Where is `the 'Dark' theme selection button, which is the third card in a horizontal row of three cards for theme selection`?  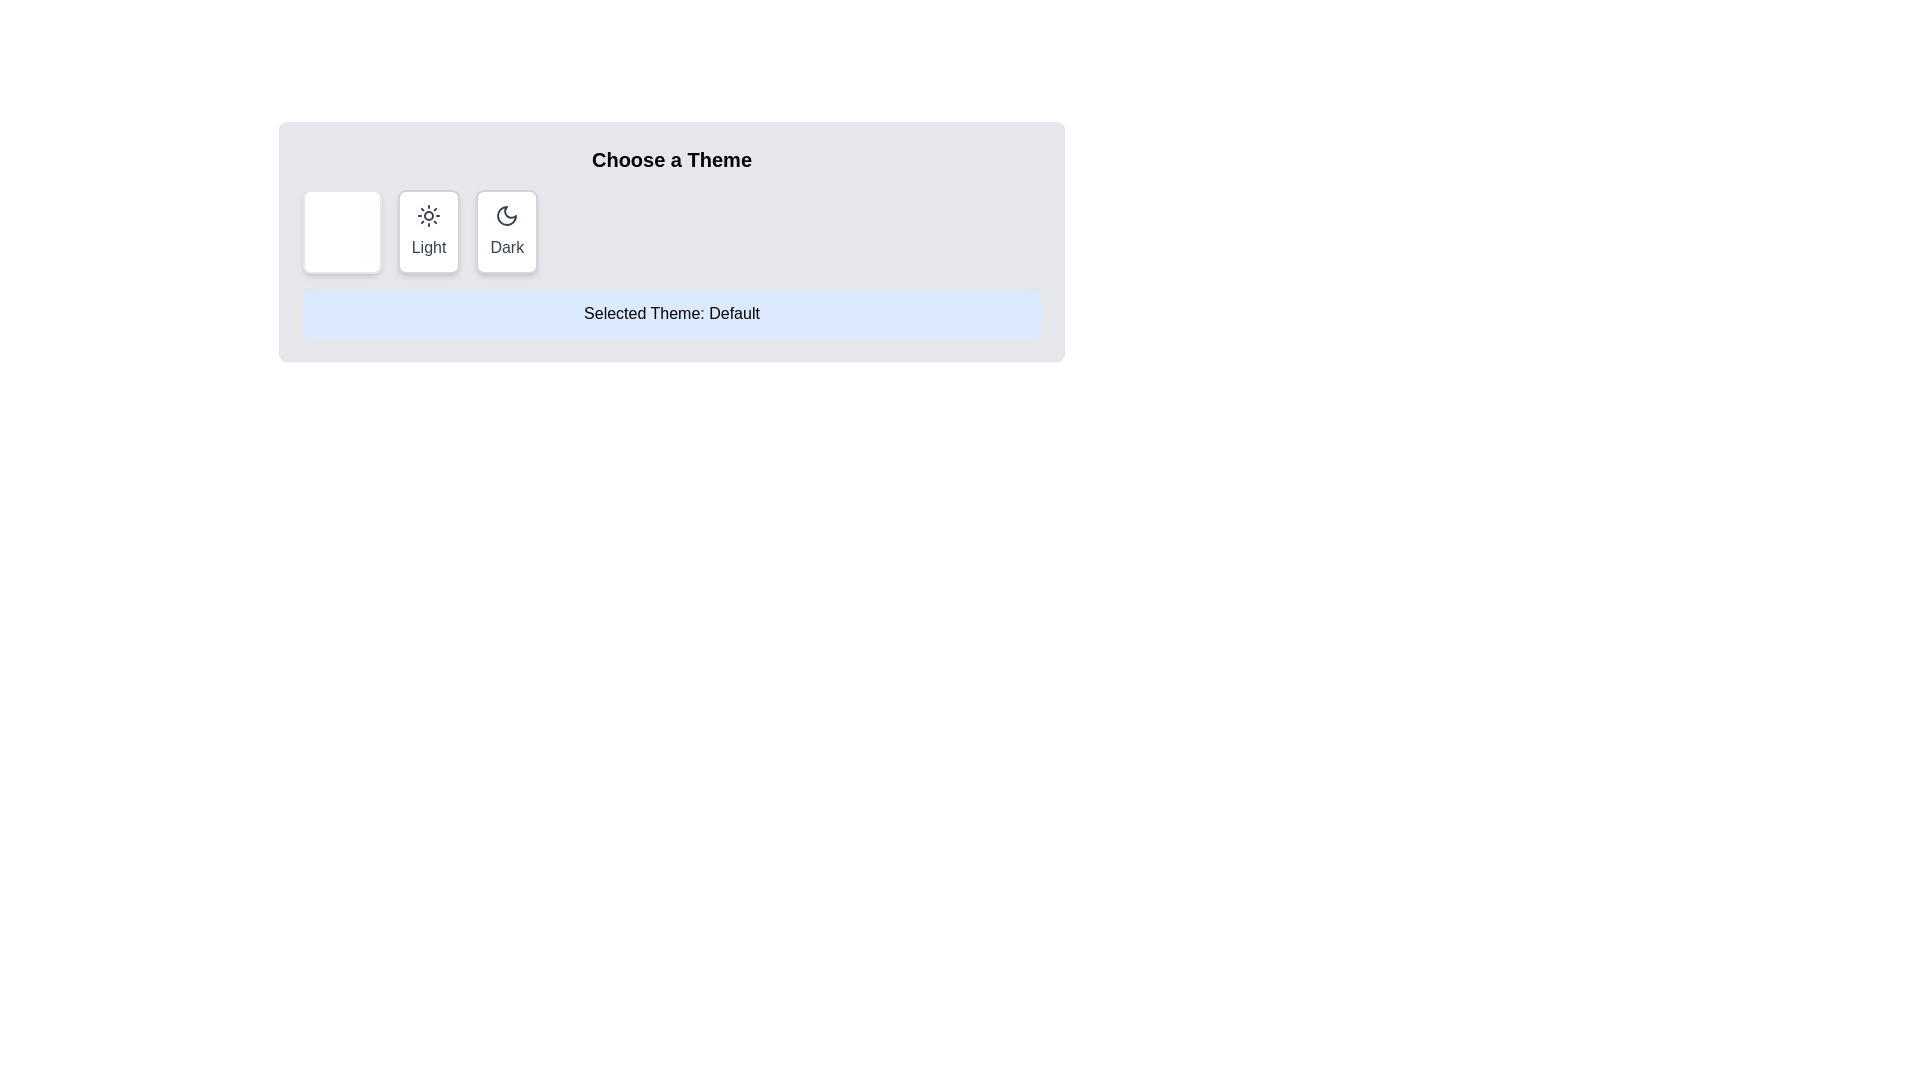
the 'Dark' theme selection button, which is the third card in a horizontal row of three cards for theme selection is located at coordinates (507, 230).